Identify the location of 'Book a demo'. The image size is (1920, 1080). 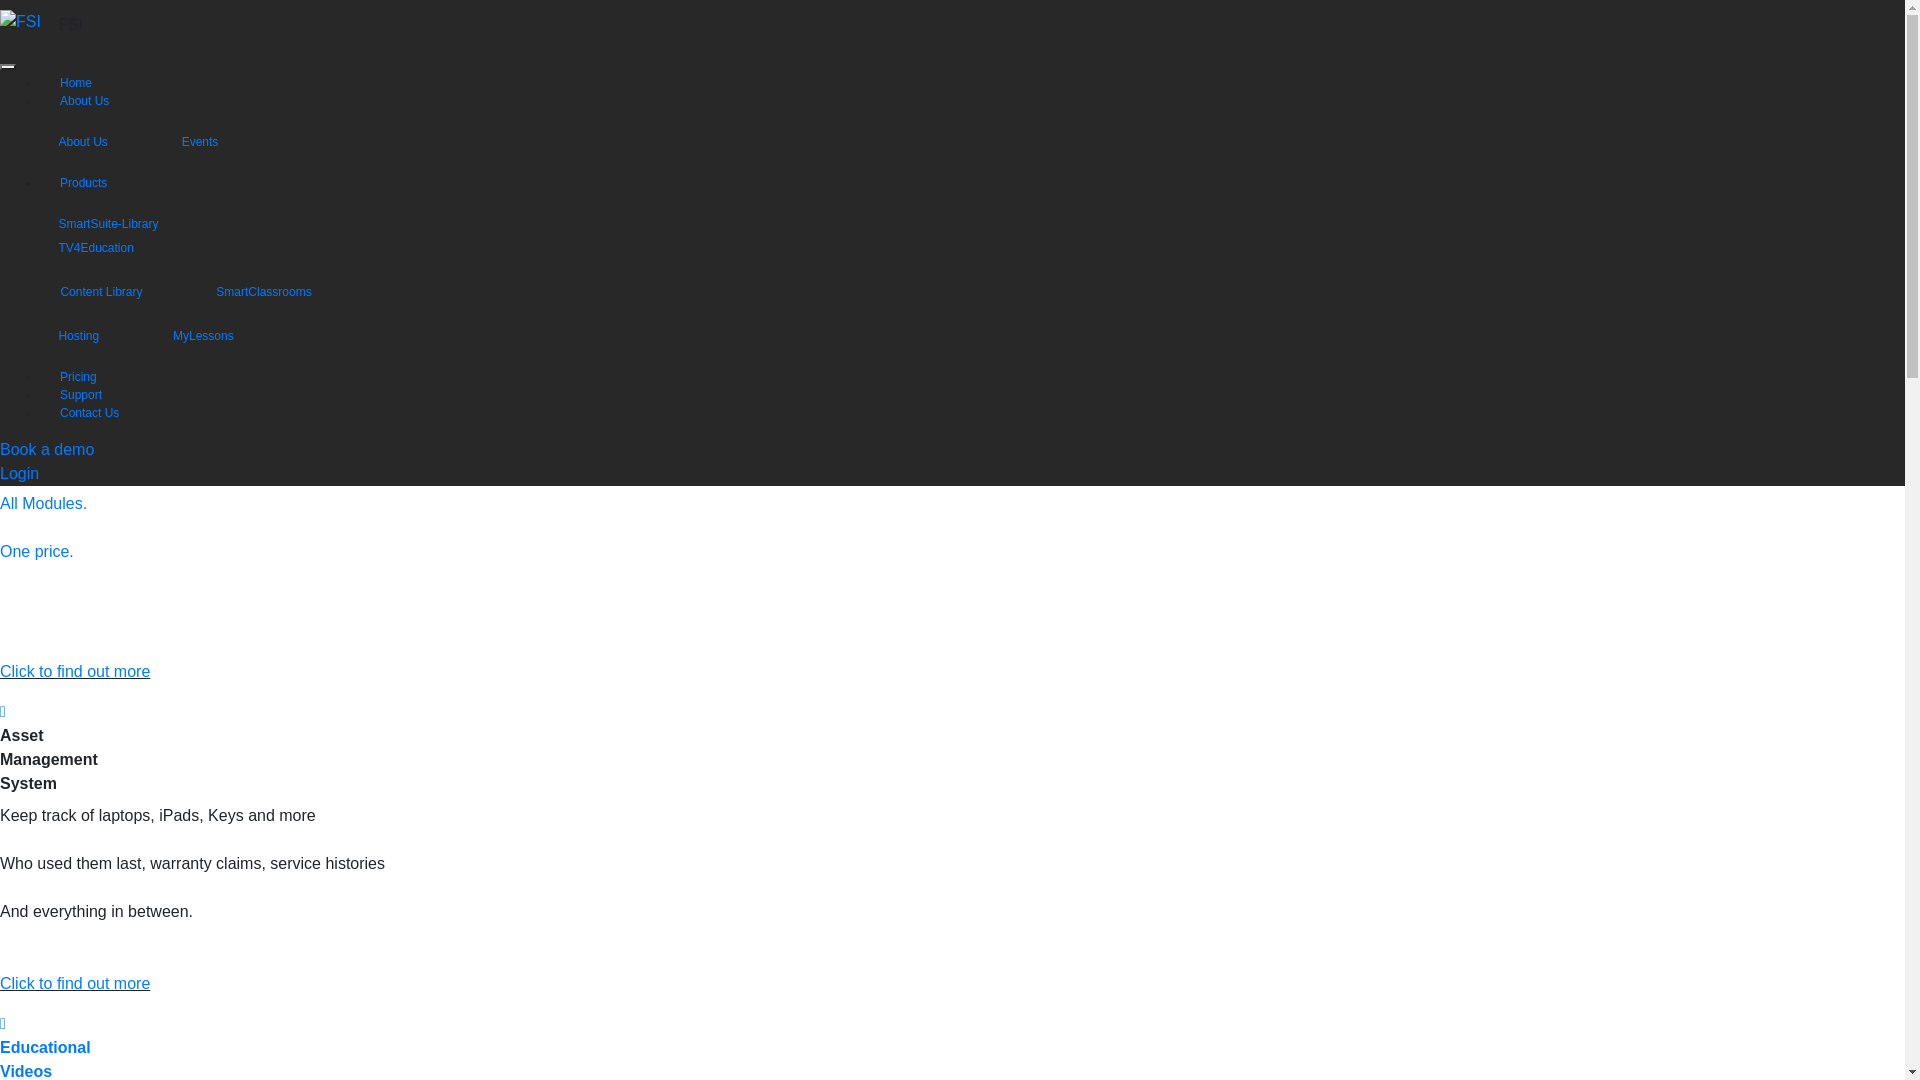
(47, 448).